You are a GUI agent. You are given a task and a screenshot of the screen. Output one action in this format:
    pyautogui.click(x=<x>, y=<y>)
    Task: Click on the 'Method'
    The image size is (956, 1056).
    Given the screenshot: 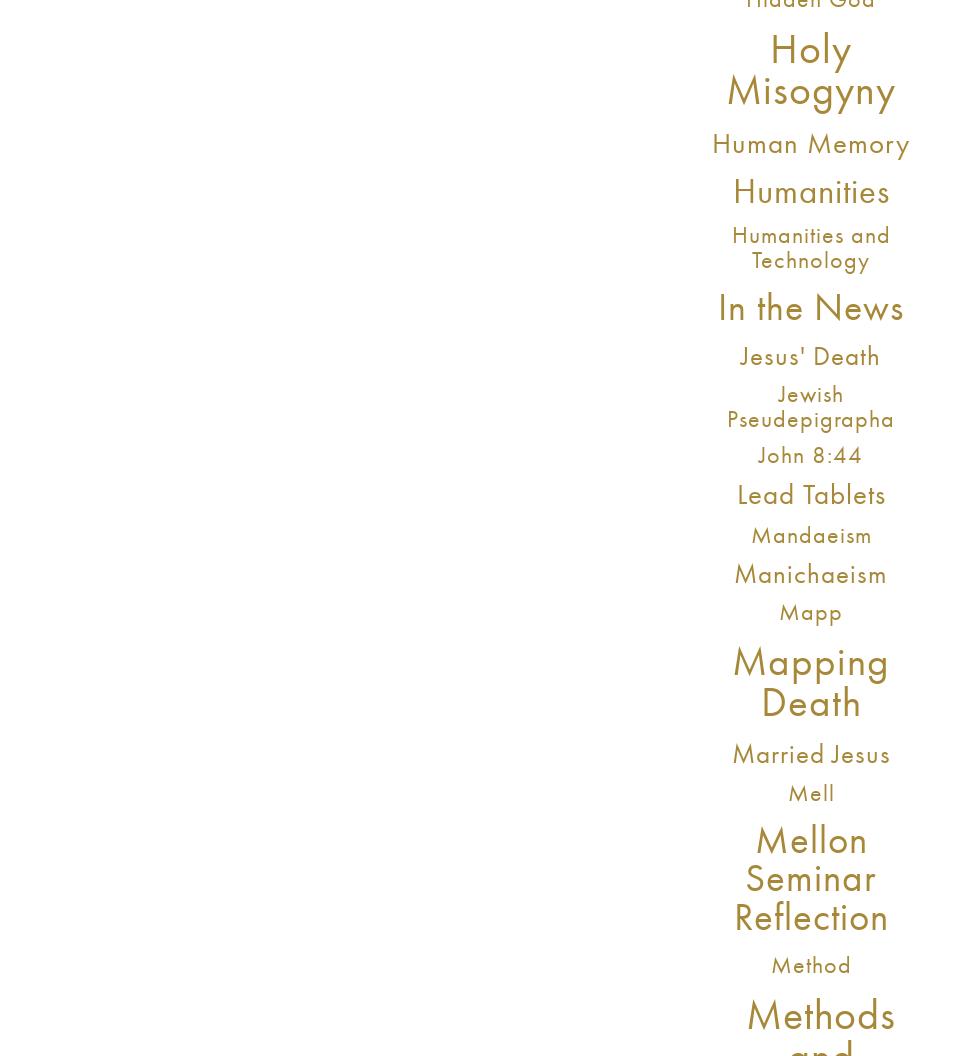 What is the action you would take?
    pyautogui.click(x=768, y=964)
    